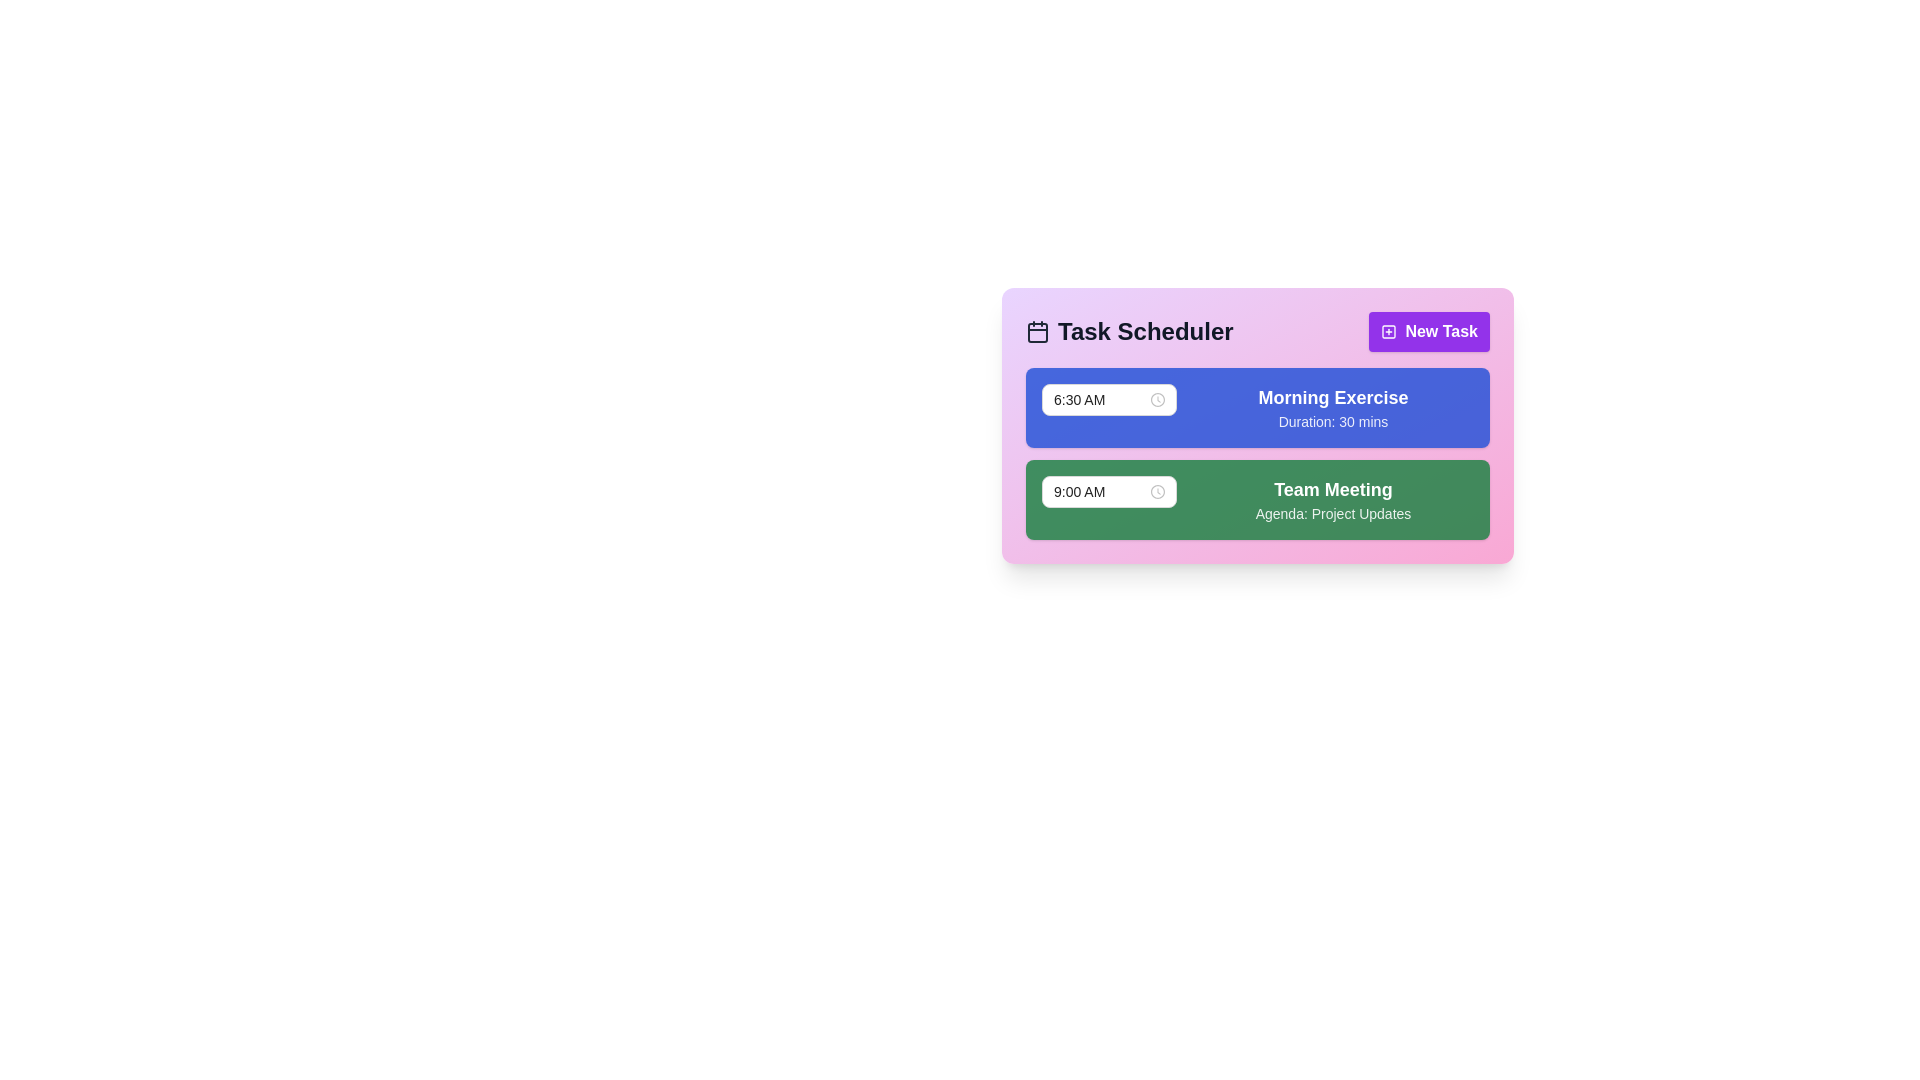 This screenshot has width=1920, height=1080. Describe the element at coordinates (1099, 492) in the screenshot. I see `the time picker text input field located in the middle of the green 'Team Meeting' section` at that location.